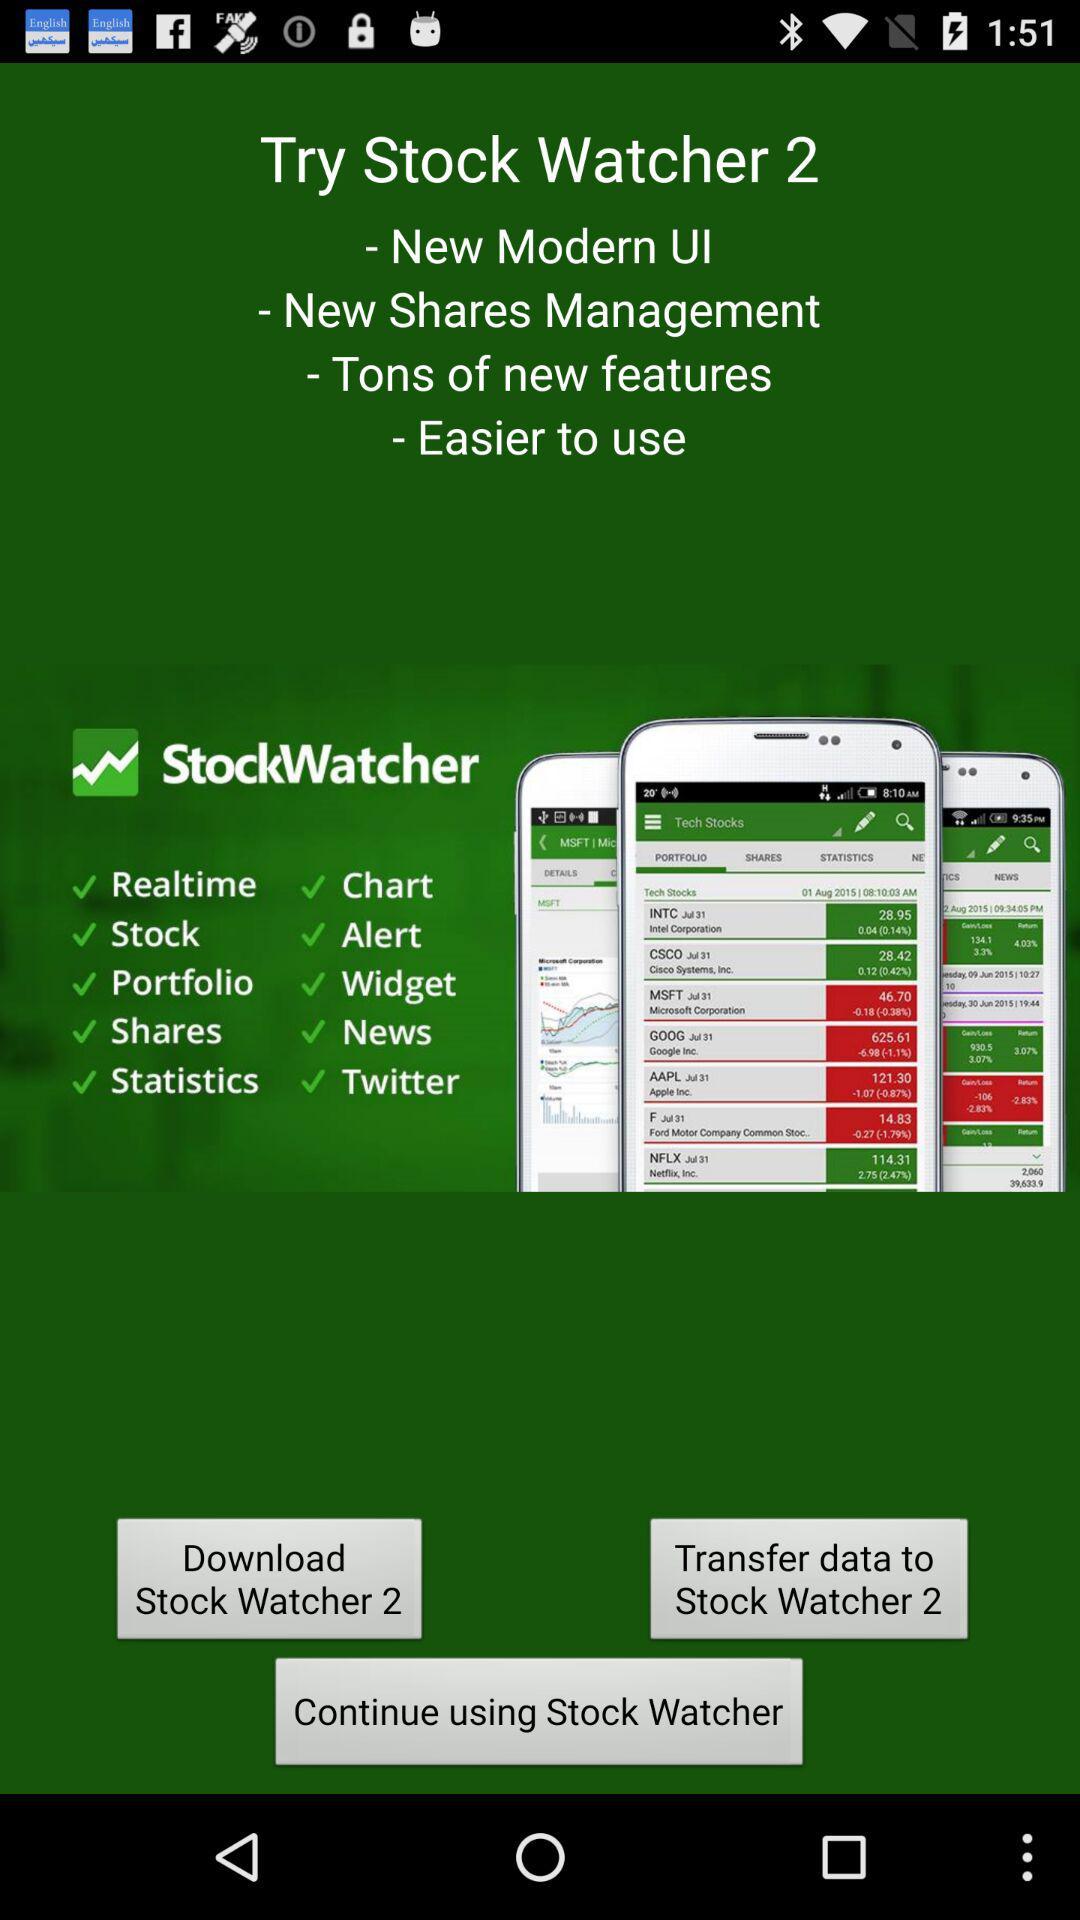  I want to click on the transfer data to, so click(808, 1583).